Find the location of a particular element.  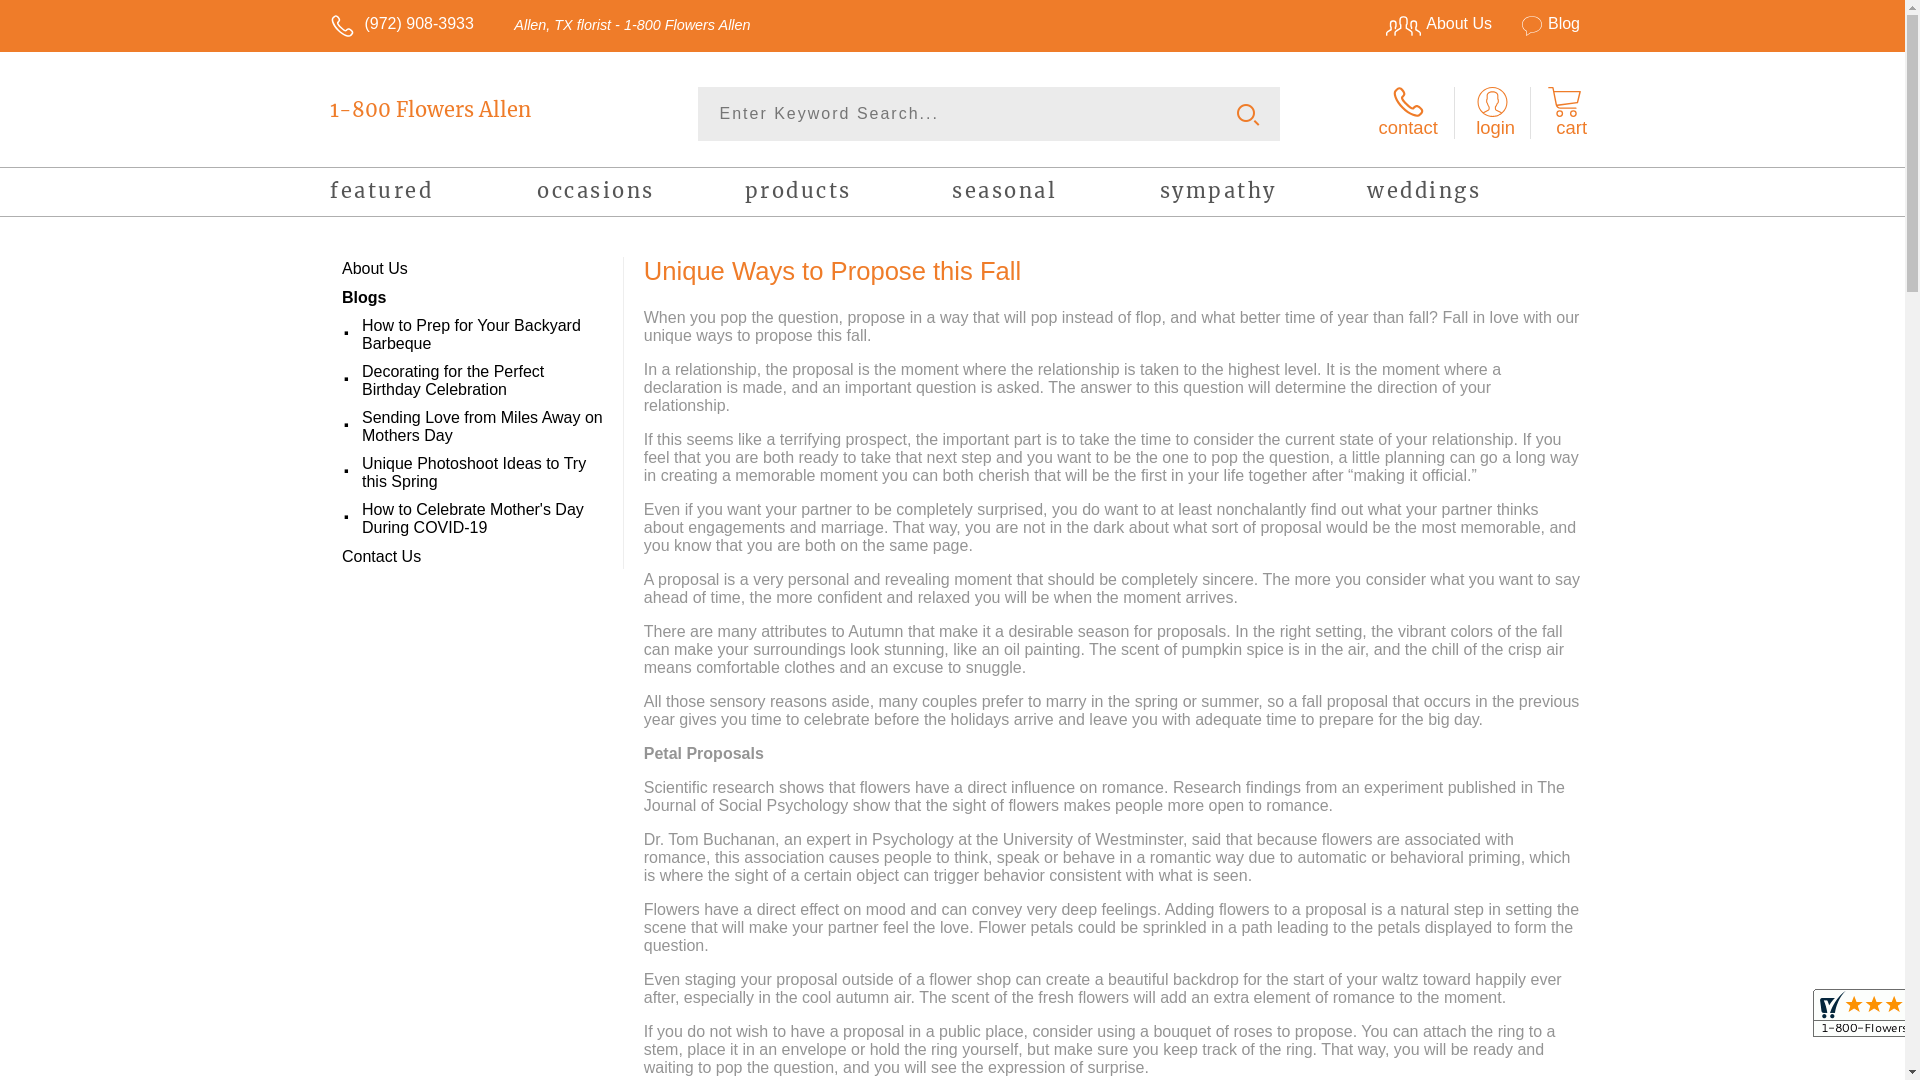

'1-800 Flowers Allen' is located at coordinates (473, 109).